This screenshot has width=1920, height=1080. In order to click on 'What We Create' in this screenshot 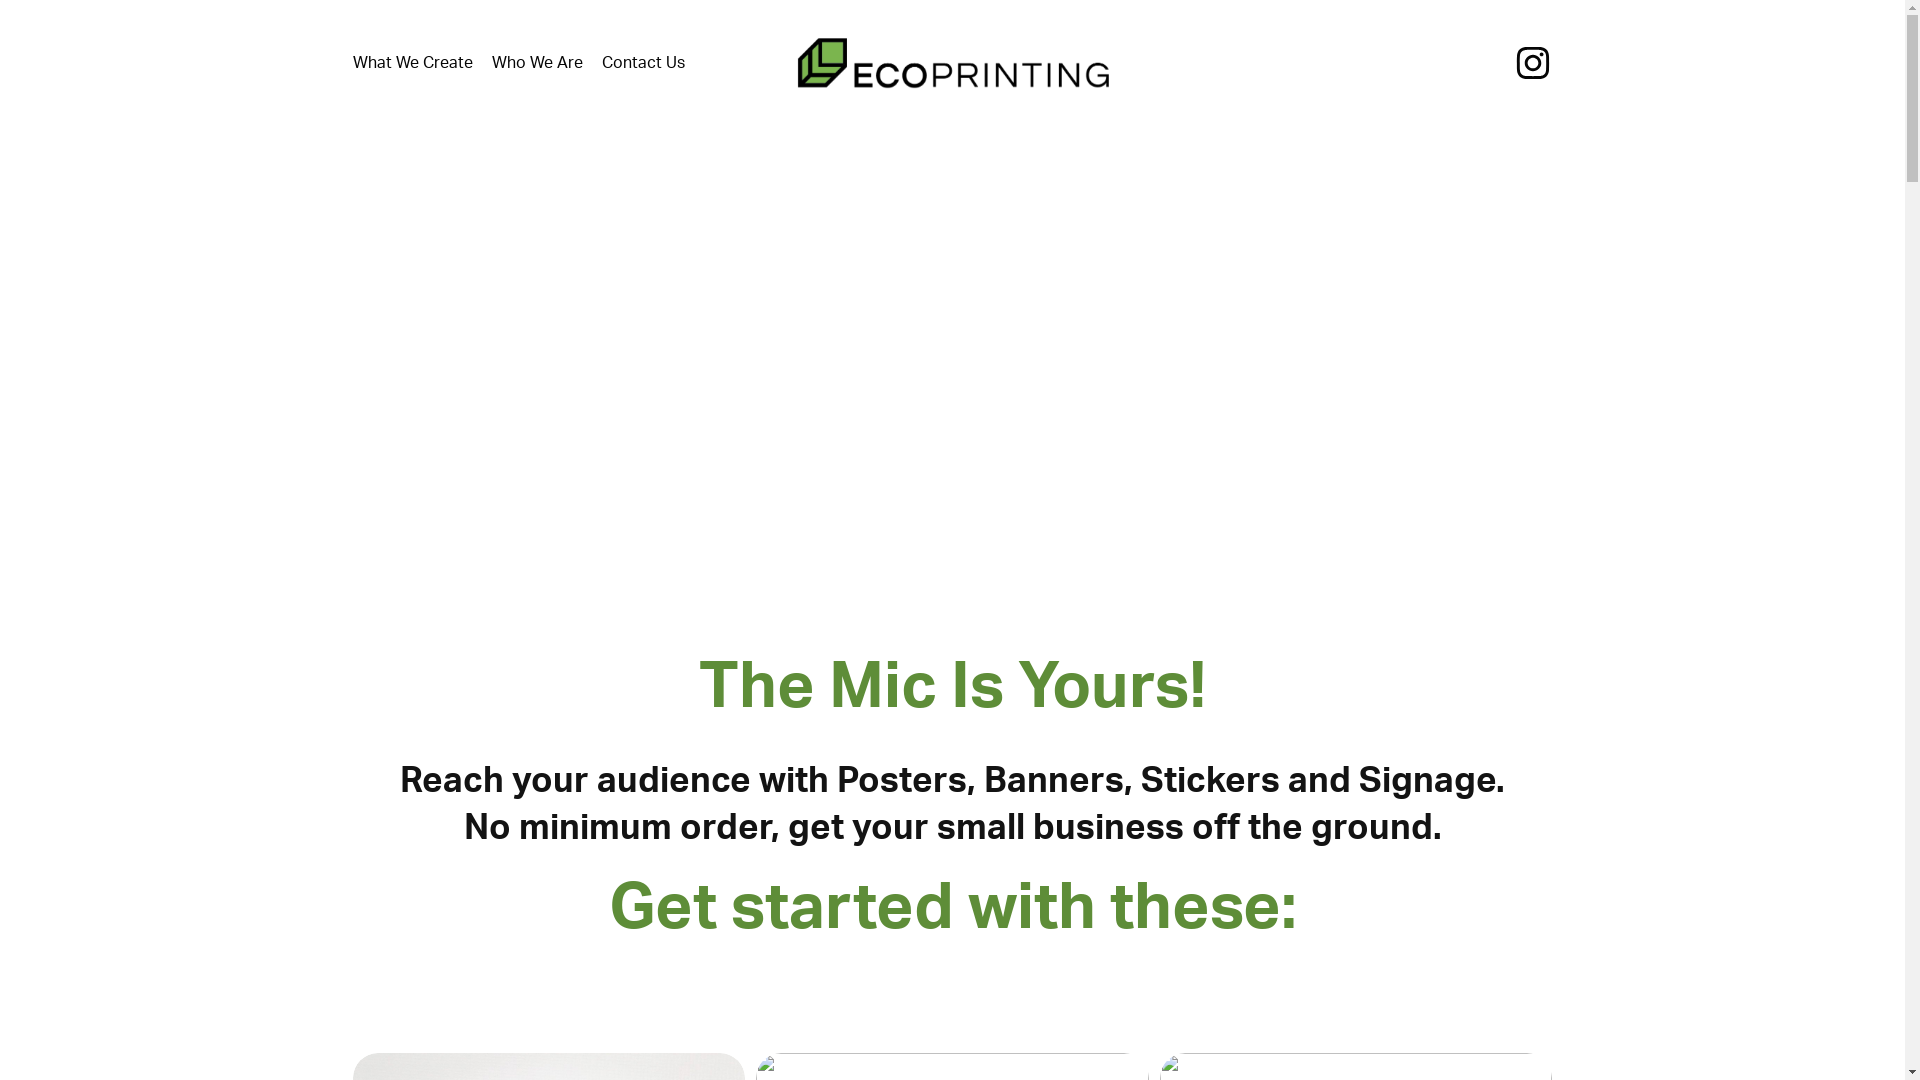, I will do `click(351, 61)`.